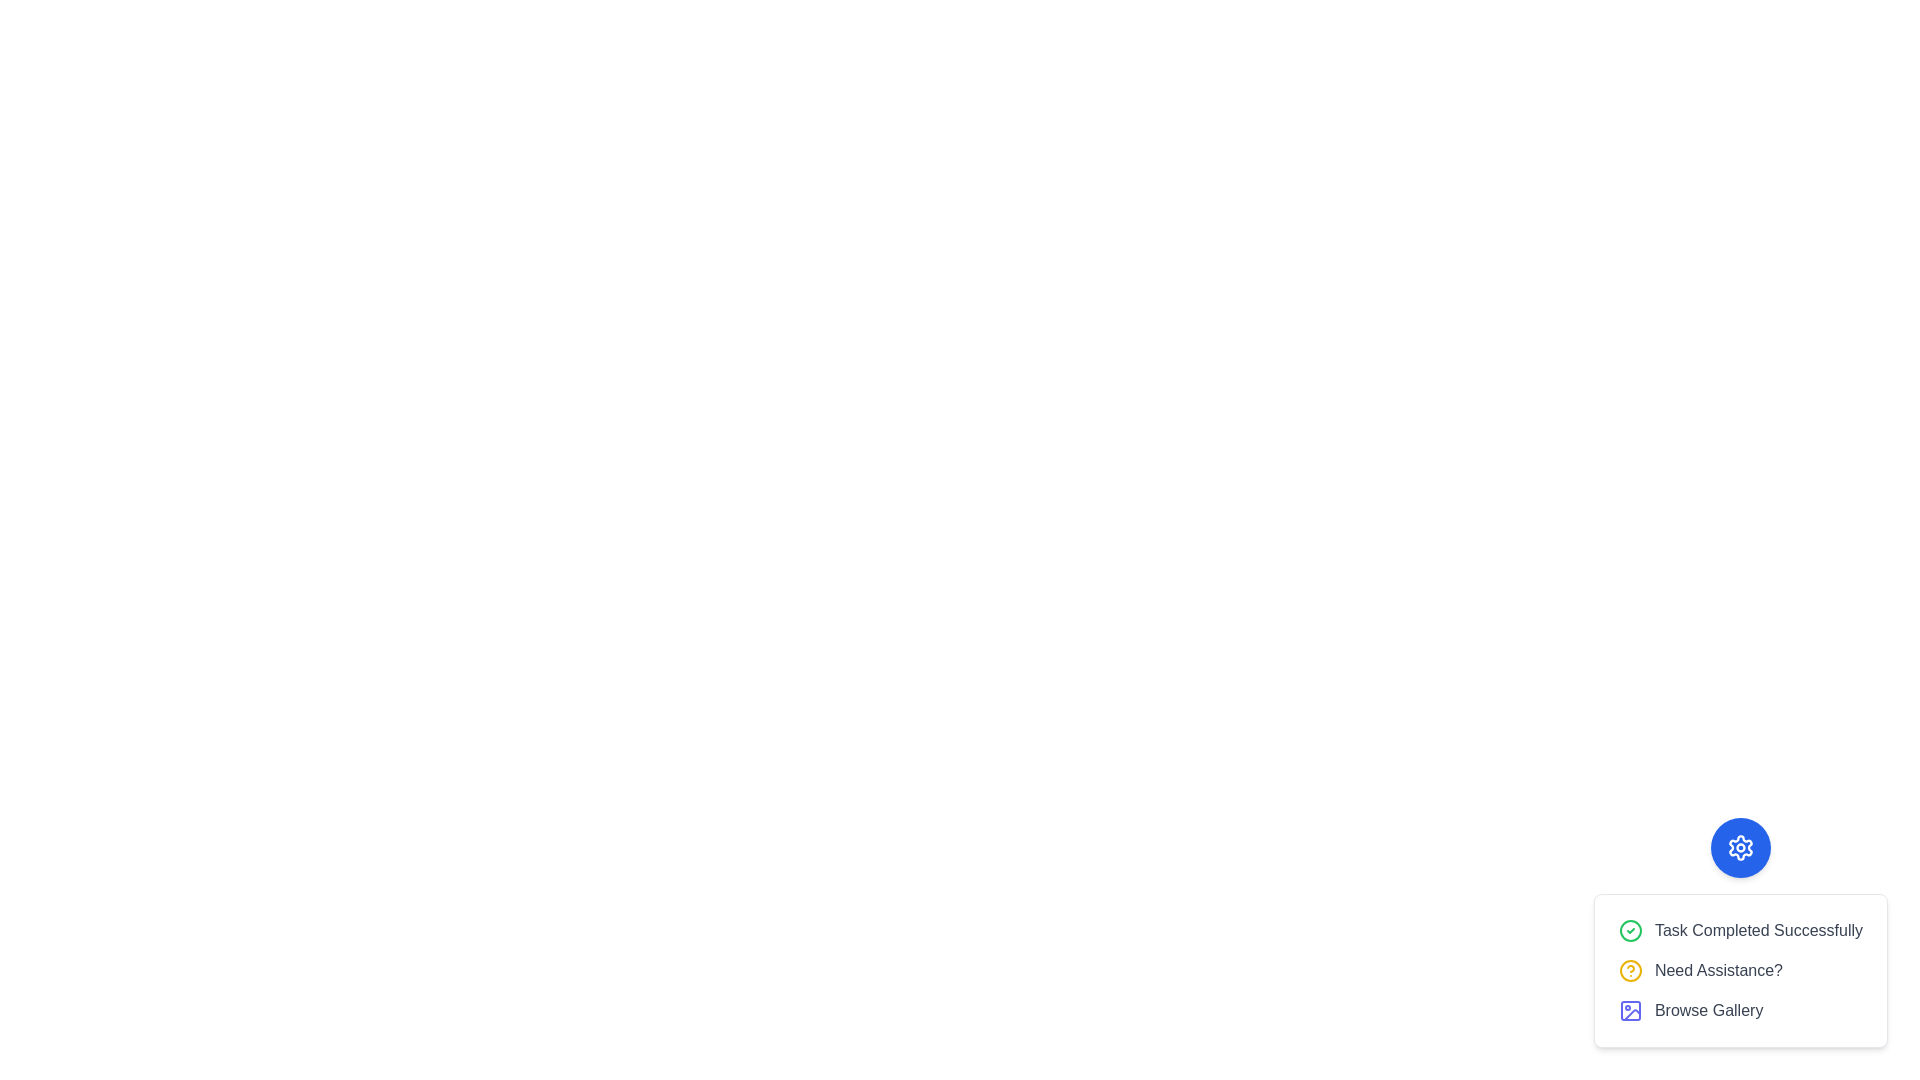 This screenshot has width=1920, height=1080. What do you see at coordinates (1630, 970) in the screenshot?
I see `the informational icon located on the left side of the 'Need Assistance?' text` at bounding box center [1630, 970].